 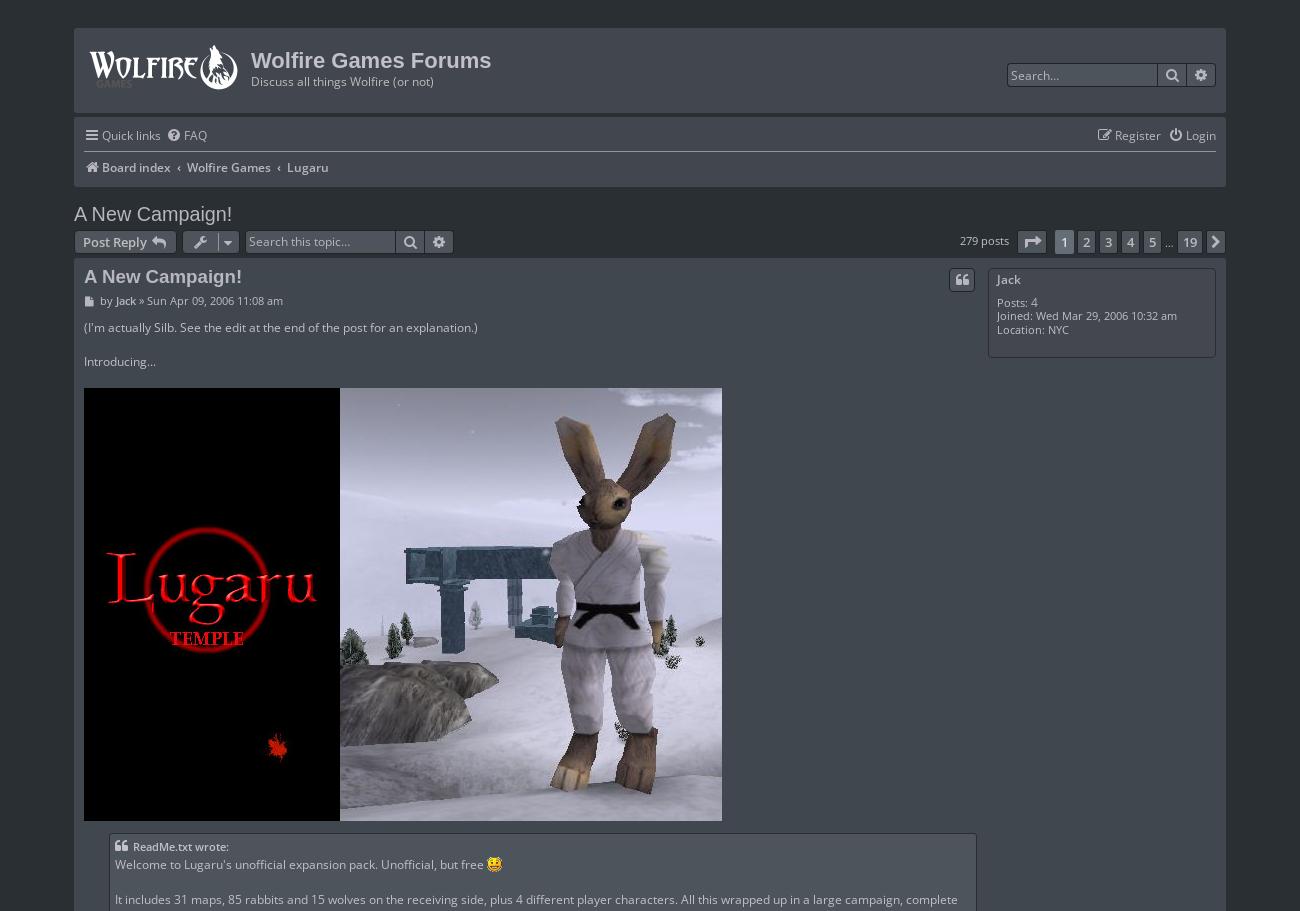 I want to click on 'by', so click(x=106, y=300).